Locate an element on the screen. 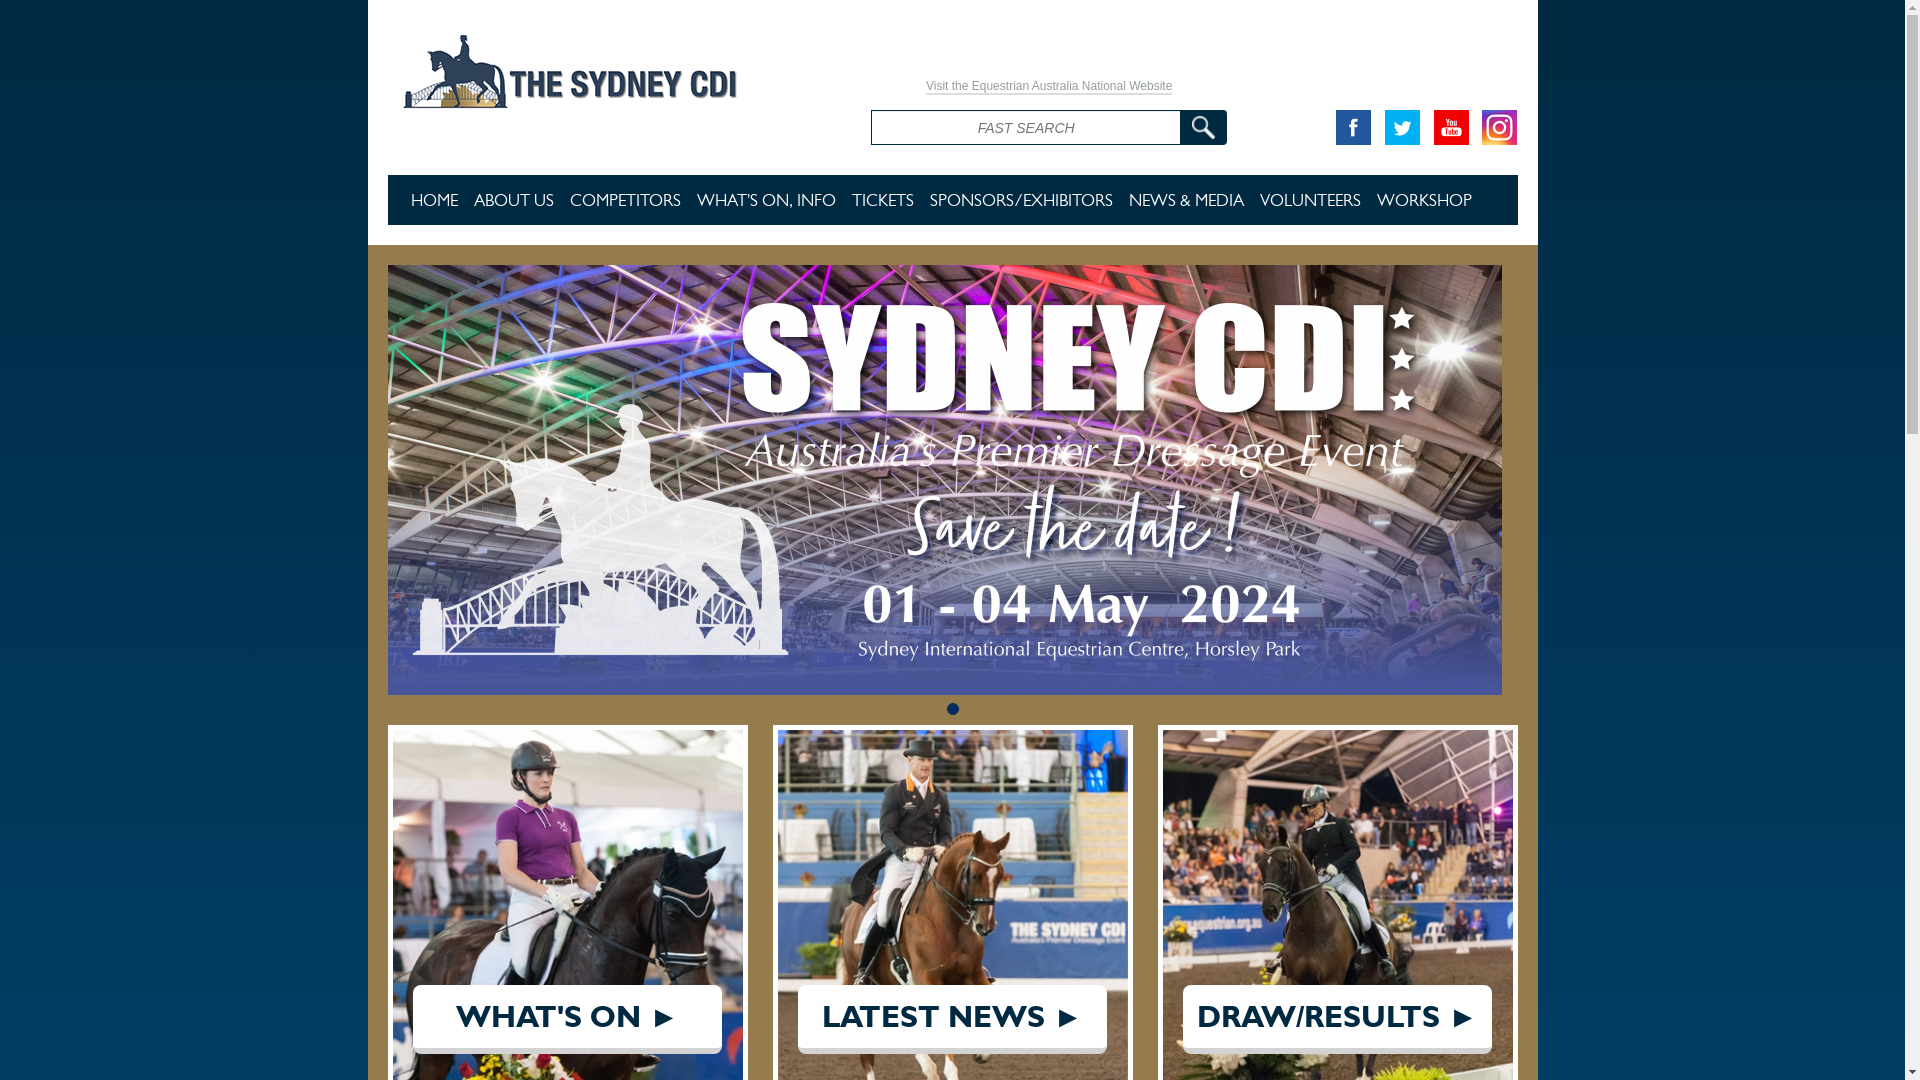 This screenshot has height=1080, width=1920. 'VOLUNTEERS' is located at coordinates (1310, 200).